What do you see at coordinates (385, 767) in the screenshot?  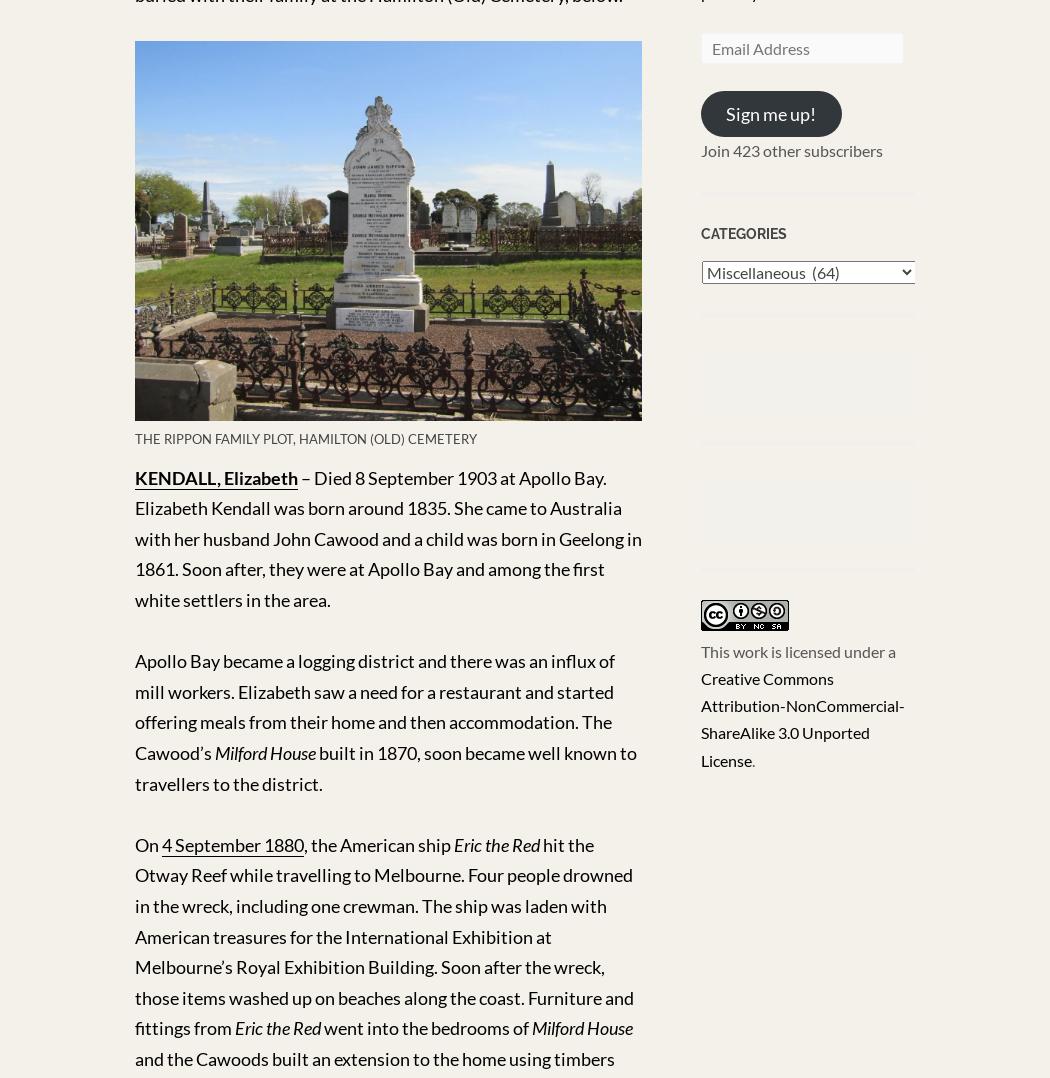 I see `'built in 1870, soon became well known to travellers to the district.'` at bounding box center [385, 767].